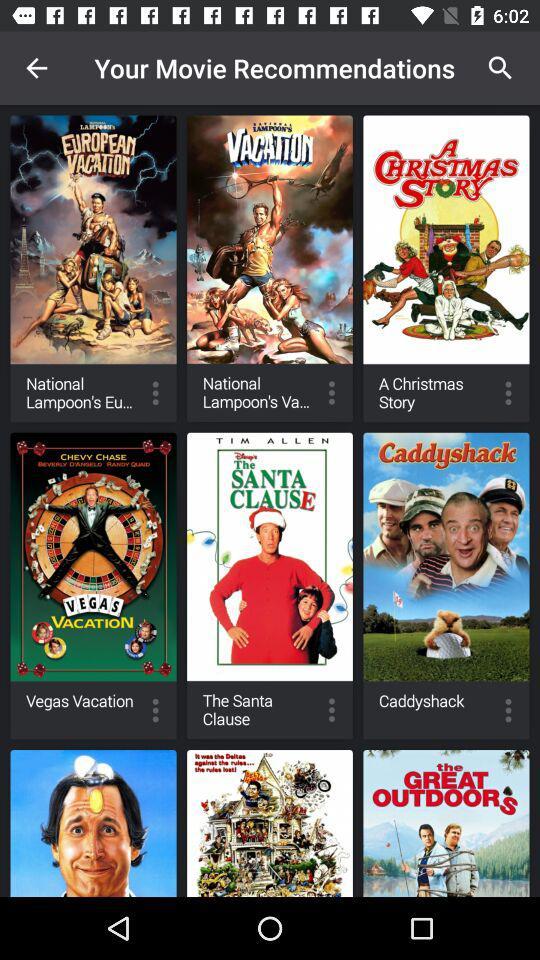 The width and height of the screenshot is (540, 960). I want to click on item to the left of your movie recommendations, so click(36, 68).